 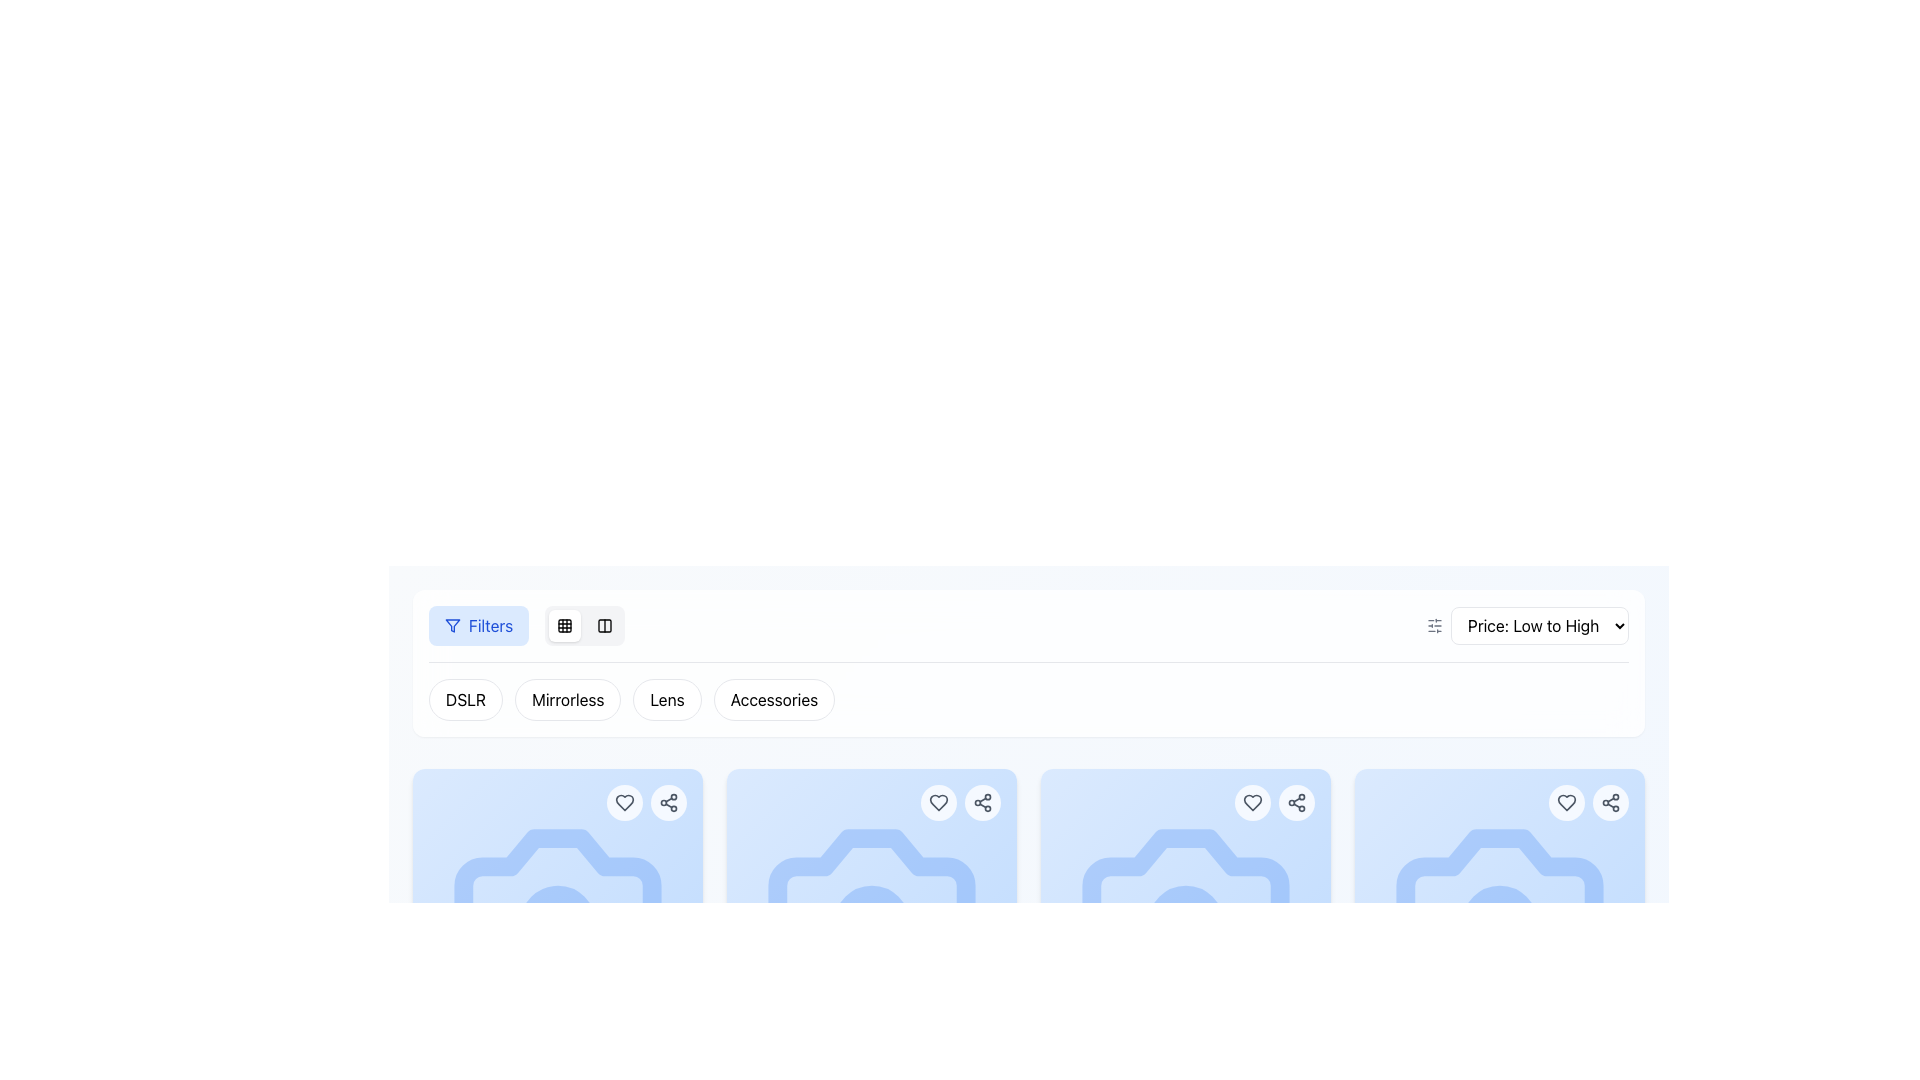 I want to click on the circular button with a sharing link icon located at the top right corner of the image section to change its background color, so click(x=983, y=801).